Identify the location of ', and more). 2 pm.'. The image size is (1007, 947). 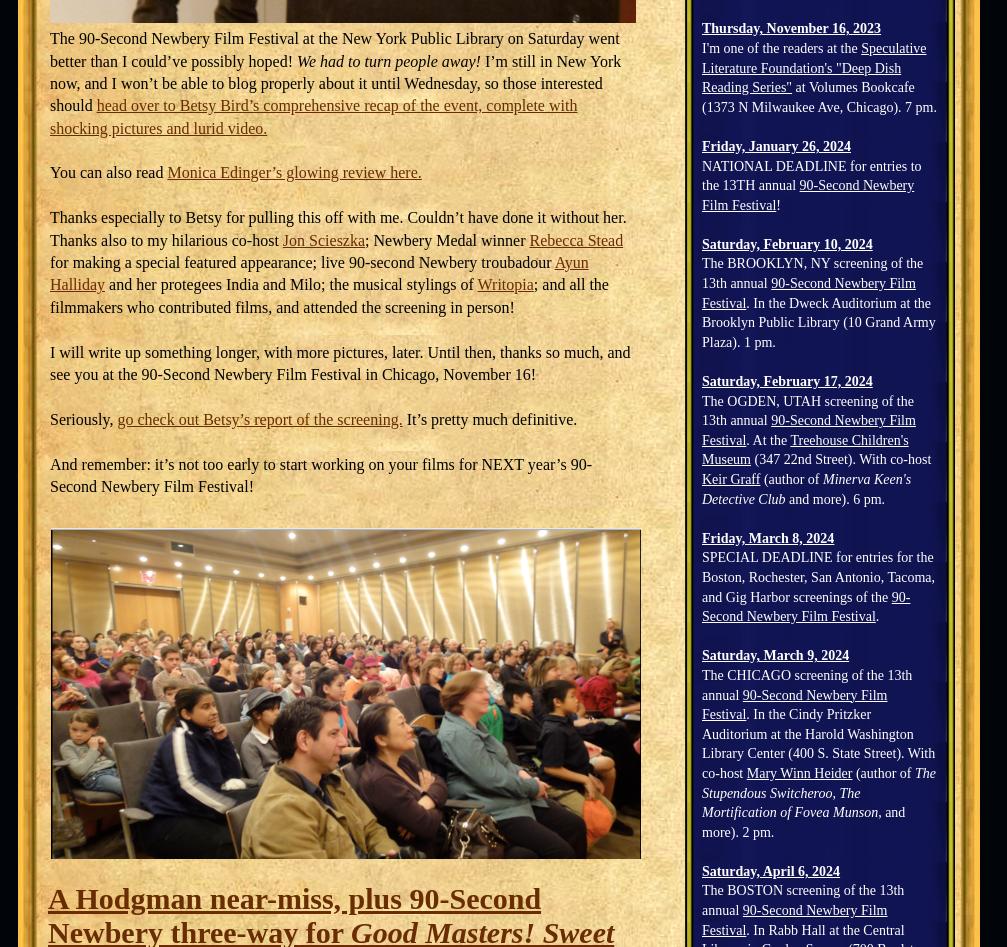
(802, 821).